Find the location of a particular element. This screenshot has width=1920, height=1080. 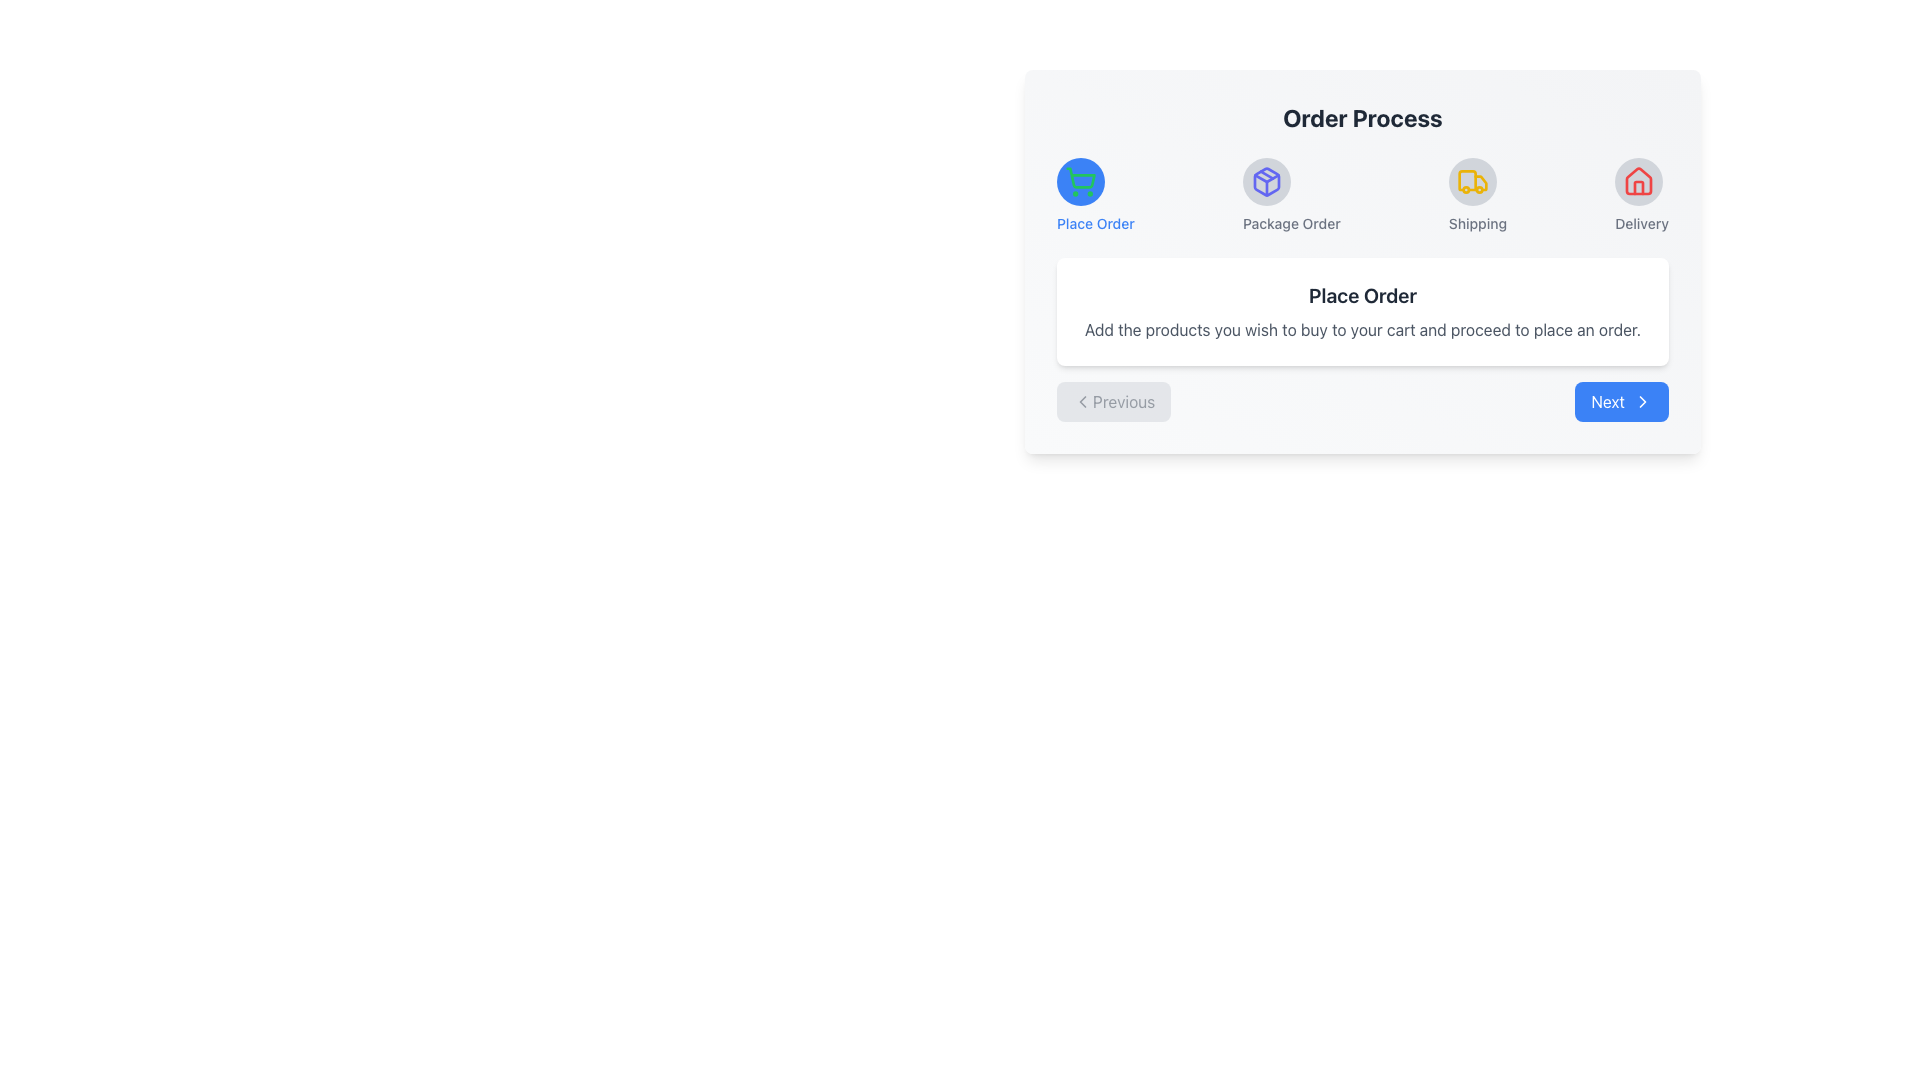

the circular icon indicating the 'Shipping' stage of the order process is located at coordinates (1472, 181).